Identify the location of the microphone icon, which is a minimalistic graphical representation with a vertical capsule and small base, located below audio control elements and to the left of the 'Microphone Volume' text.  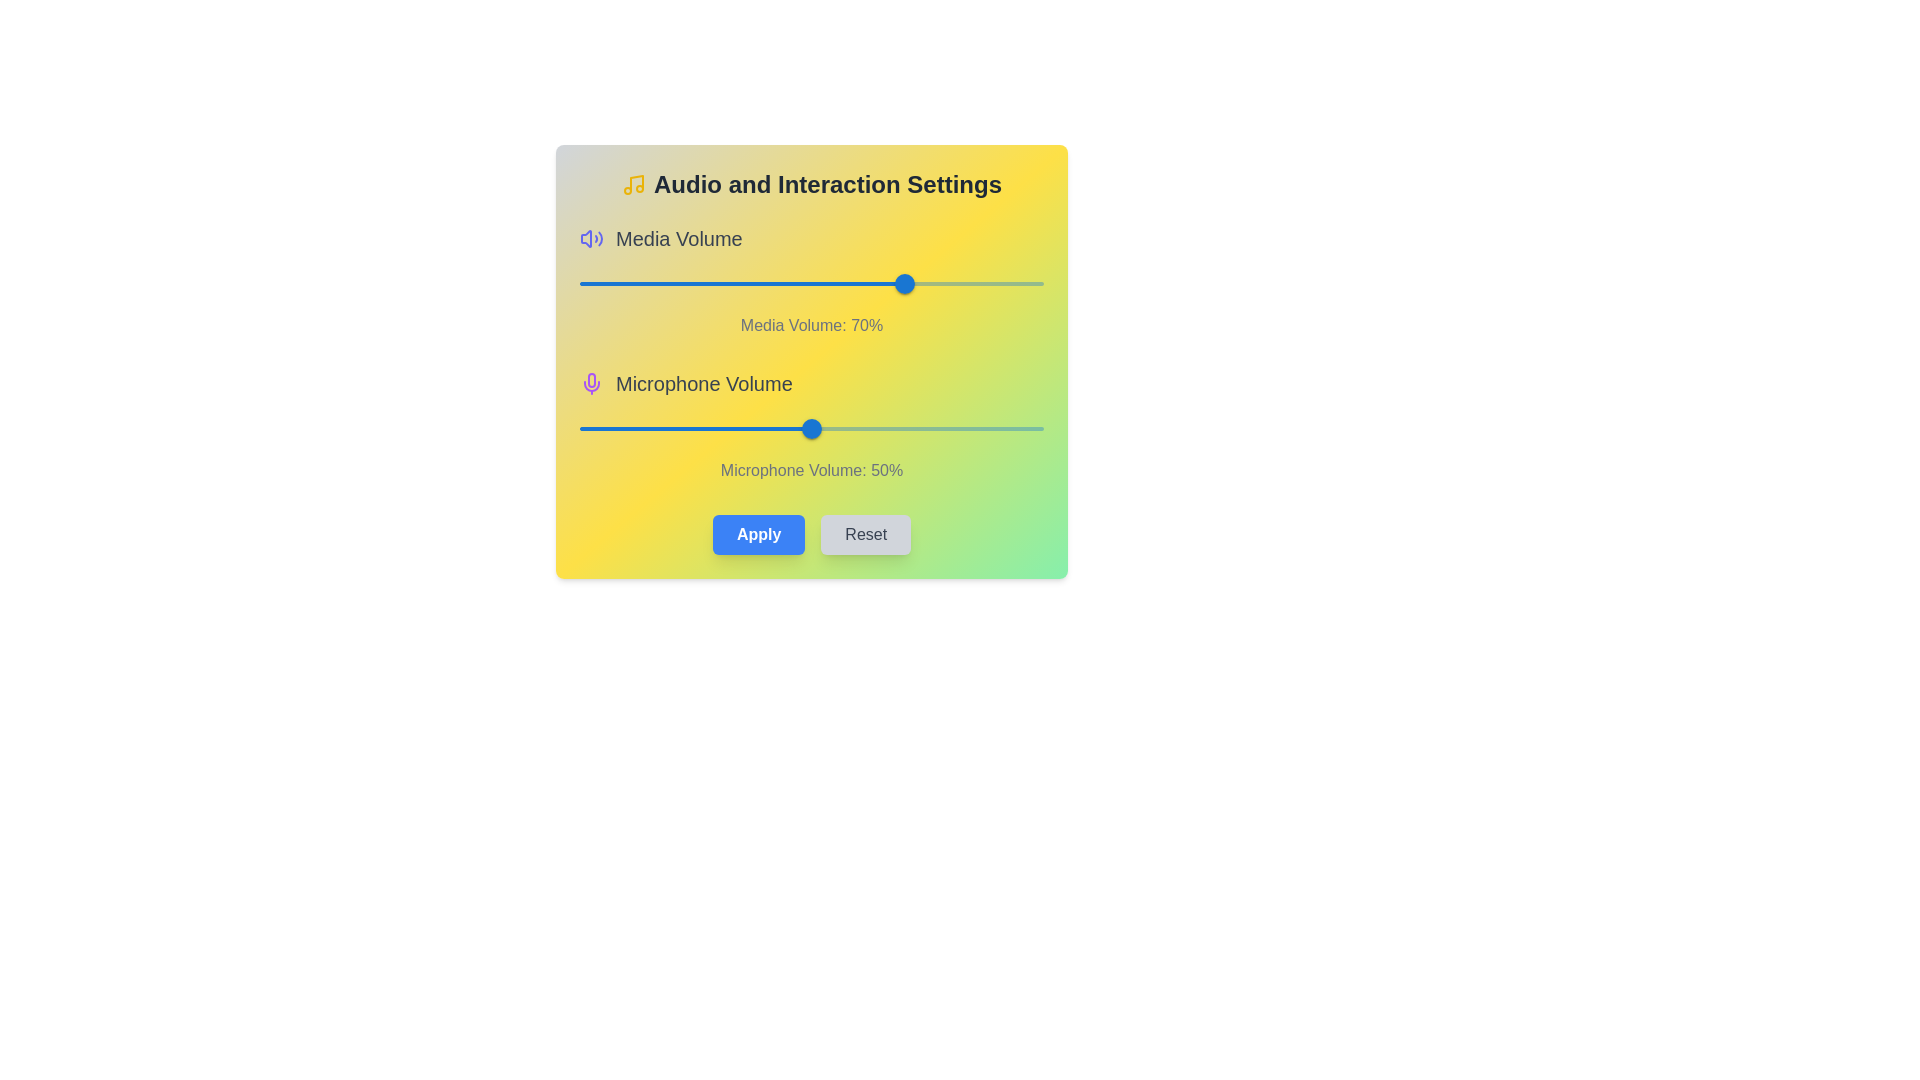
(590, 380).